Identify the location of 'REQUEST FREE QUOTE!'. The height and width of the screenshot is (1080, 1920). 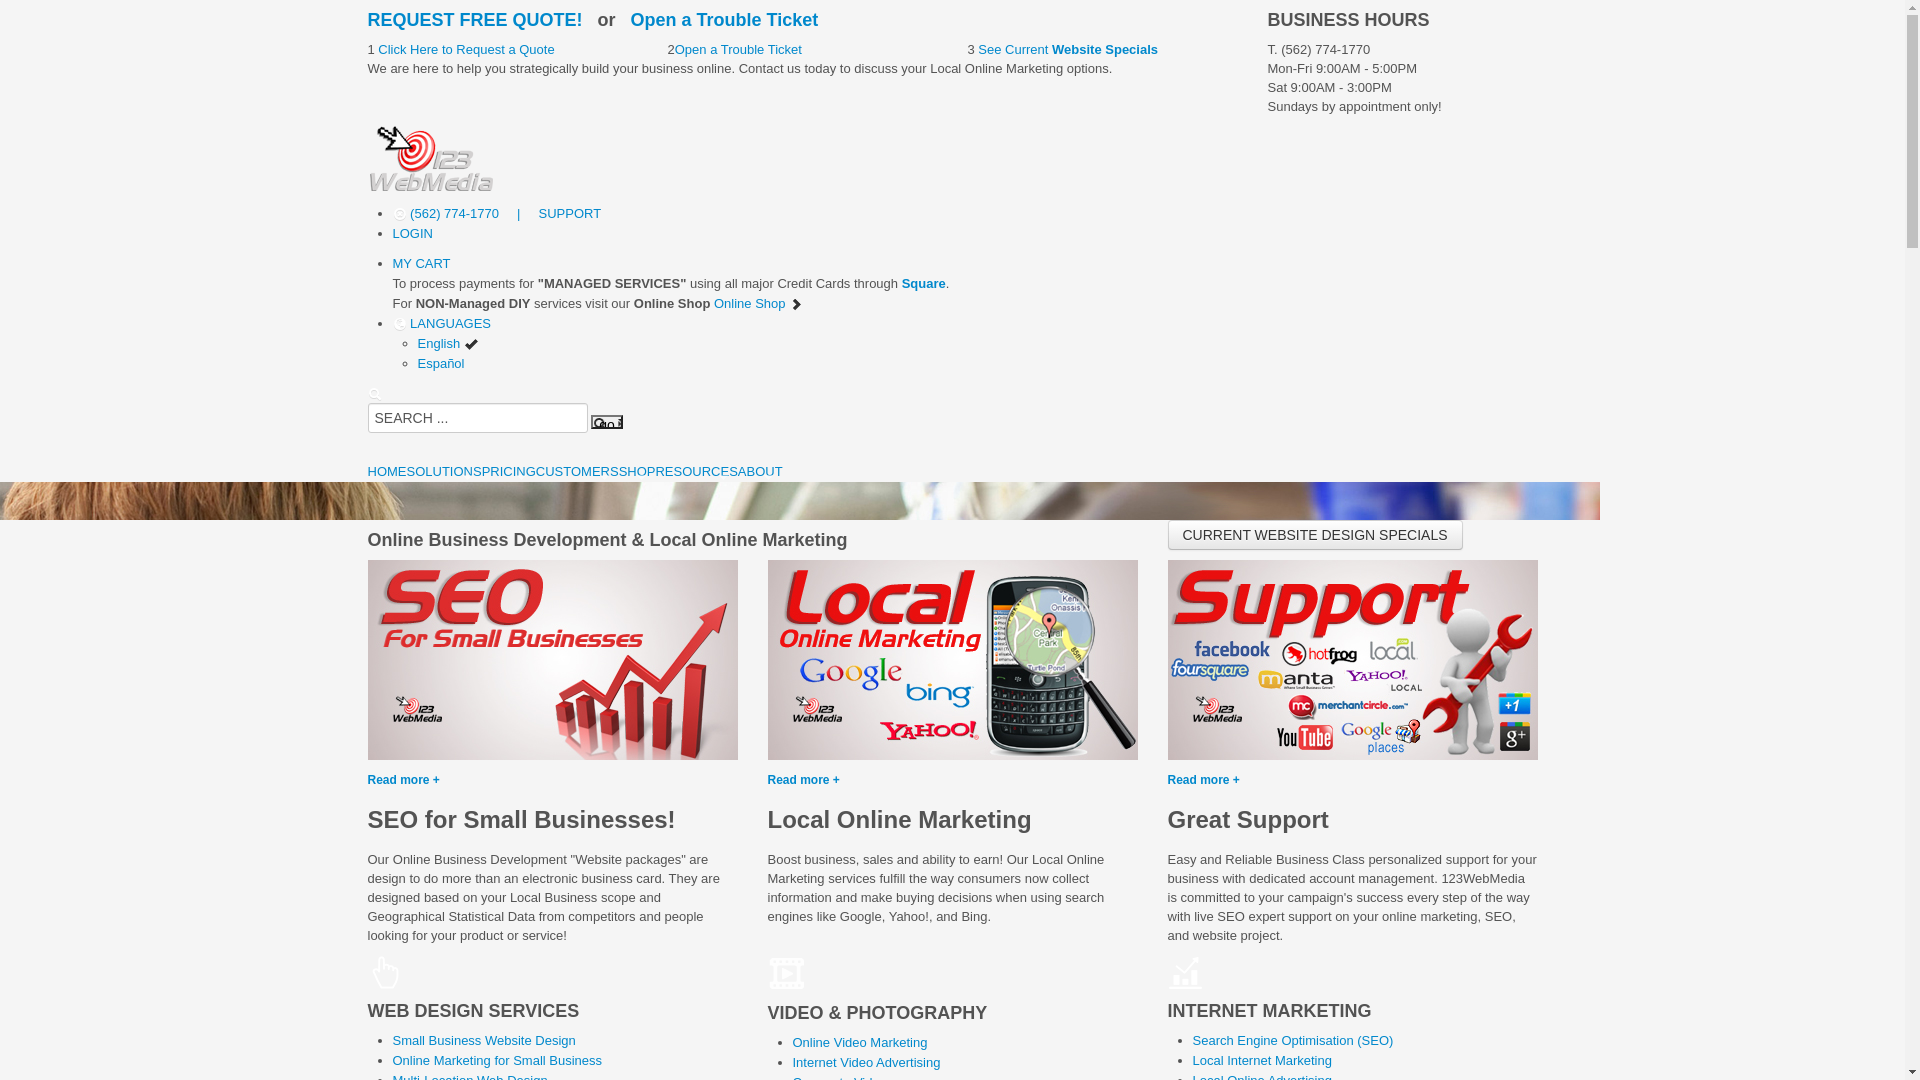
(474, 19).